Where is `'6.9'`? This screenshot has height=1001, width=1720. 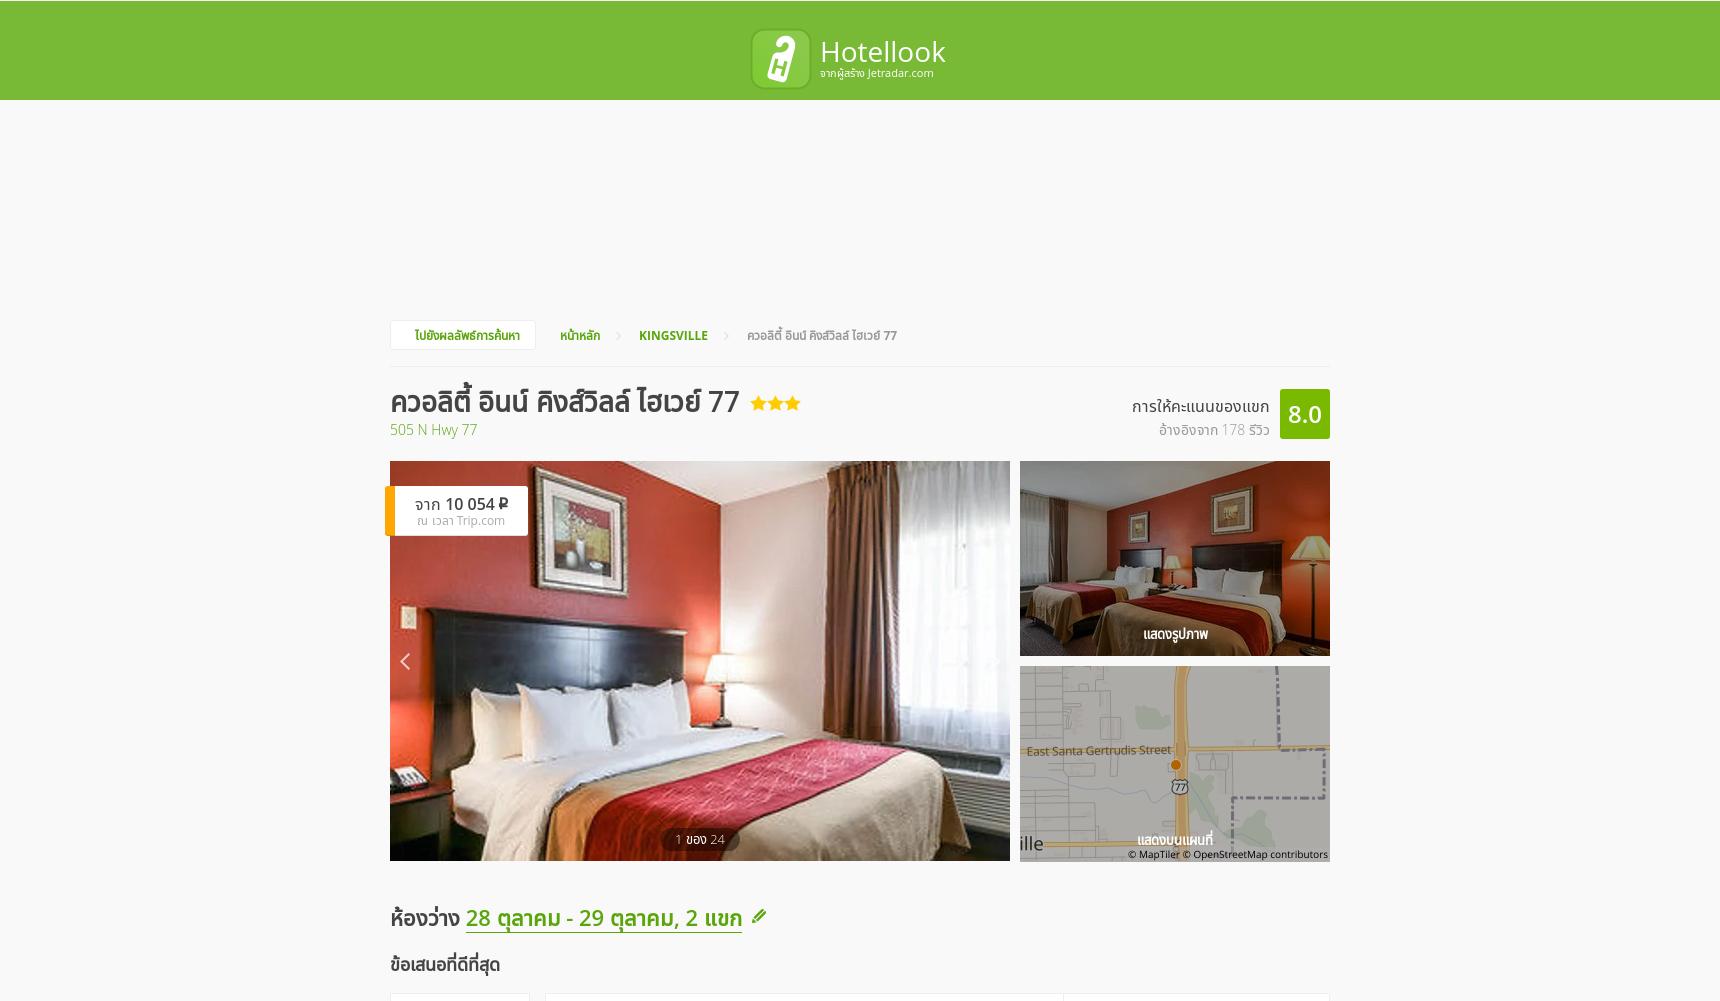
'6.9' is located at coordinates (1115, 766).